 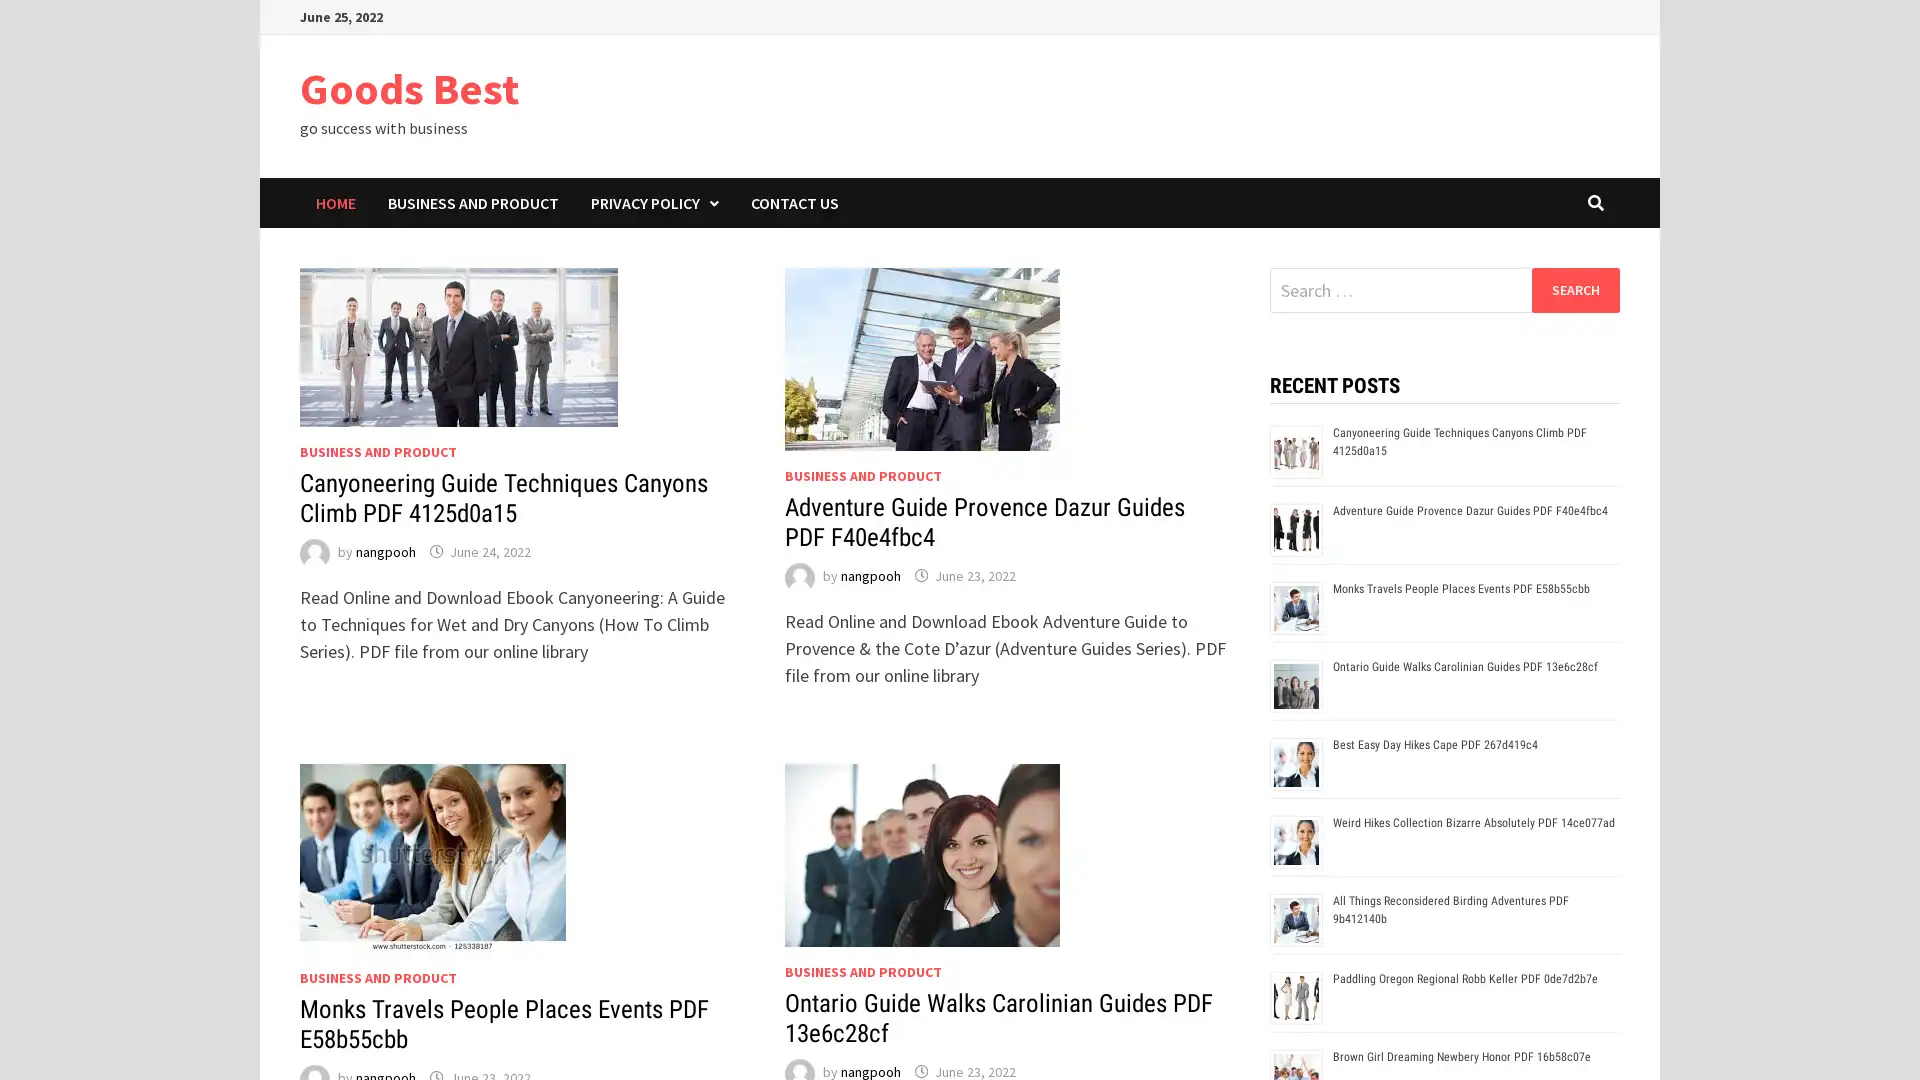 What do you see at coordinates (1574, 289) in the screenshot?
I see `Search` at bounding box center [1574, 289].